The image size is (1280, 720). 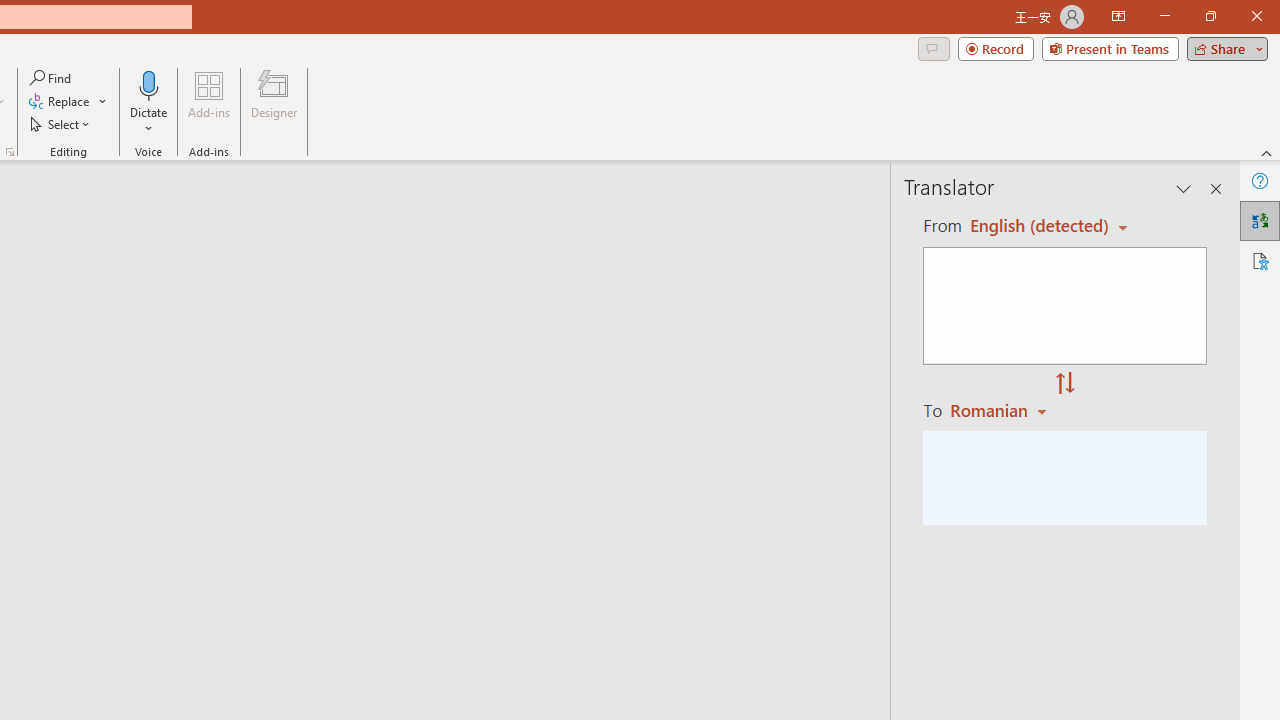 What do you see at coordinates (1184, 189) in the screenshot?
I see `'Task Pane Options'` at bounding box center [1184, 189].